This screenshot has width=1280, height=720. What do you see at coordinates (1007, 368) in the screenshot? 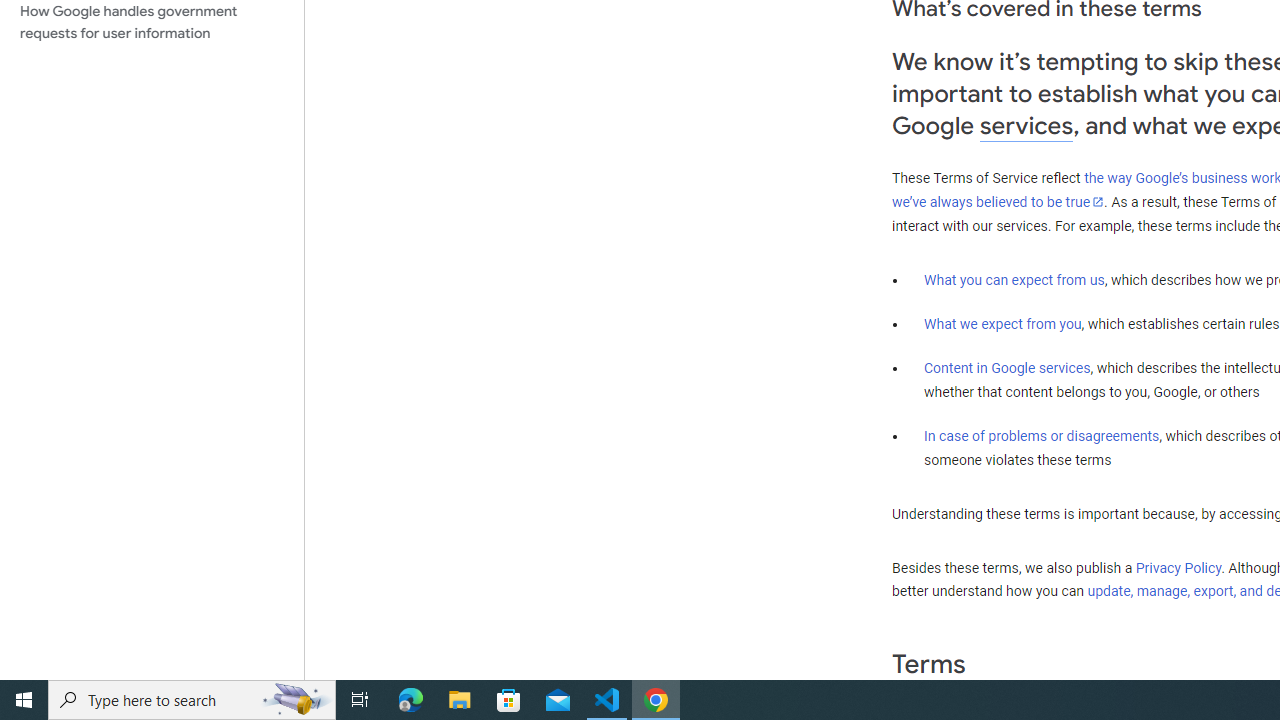
I see `'Content in Google services'` at bounding box center [1007, 368].